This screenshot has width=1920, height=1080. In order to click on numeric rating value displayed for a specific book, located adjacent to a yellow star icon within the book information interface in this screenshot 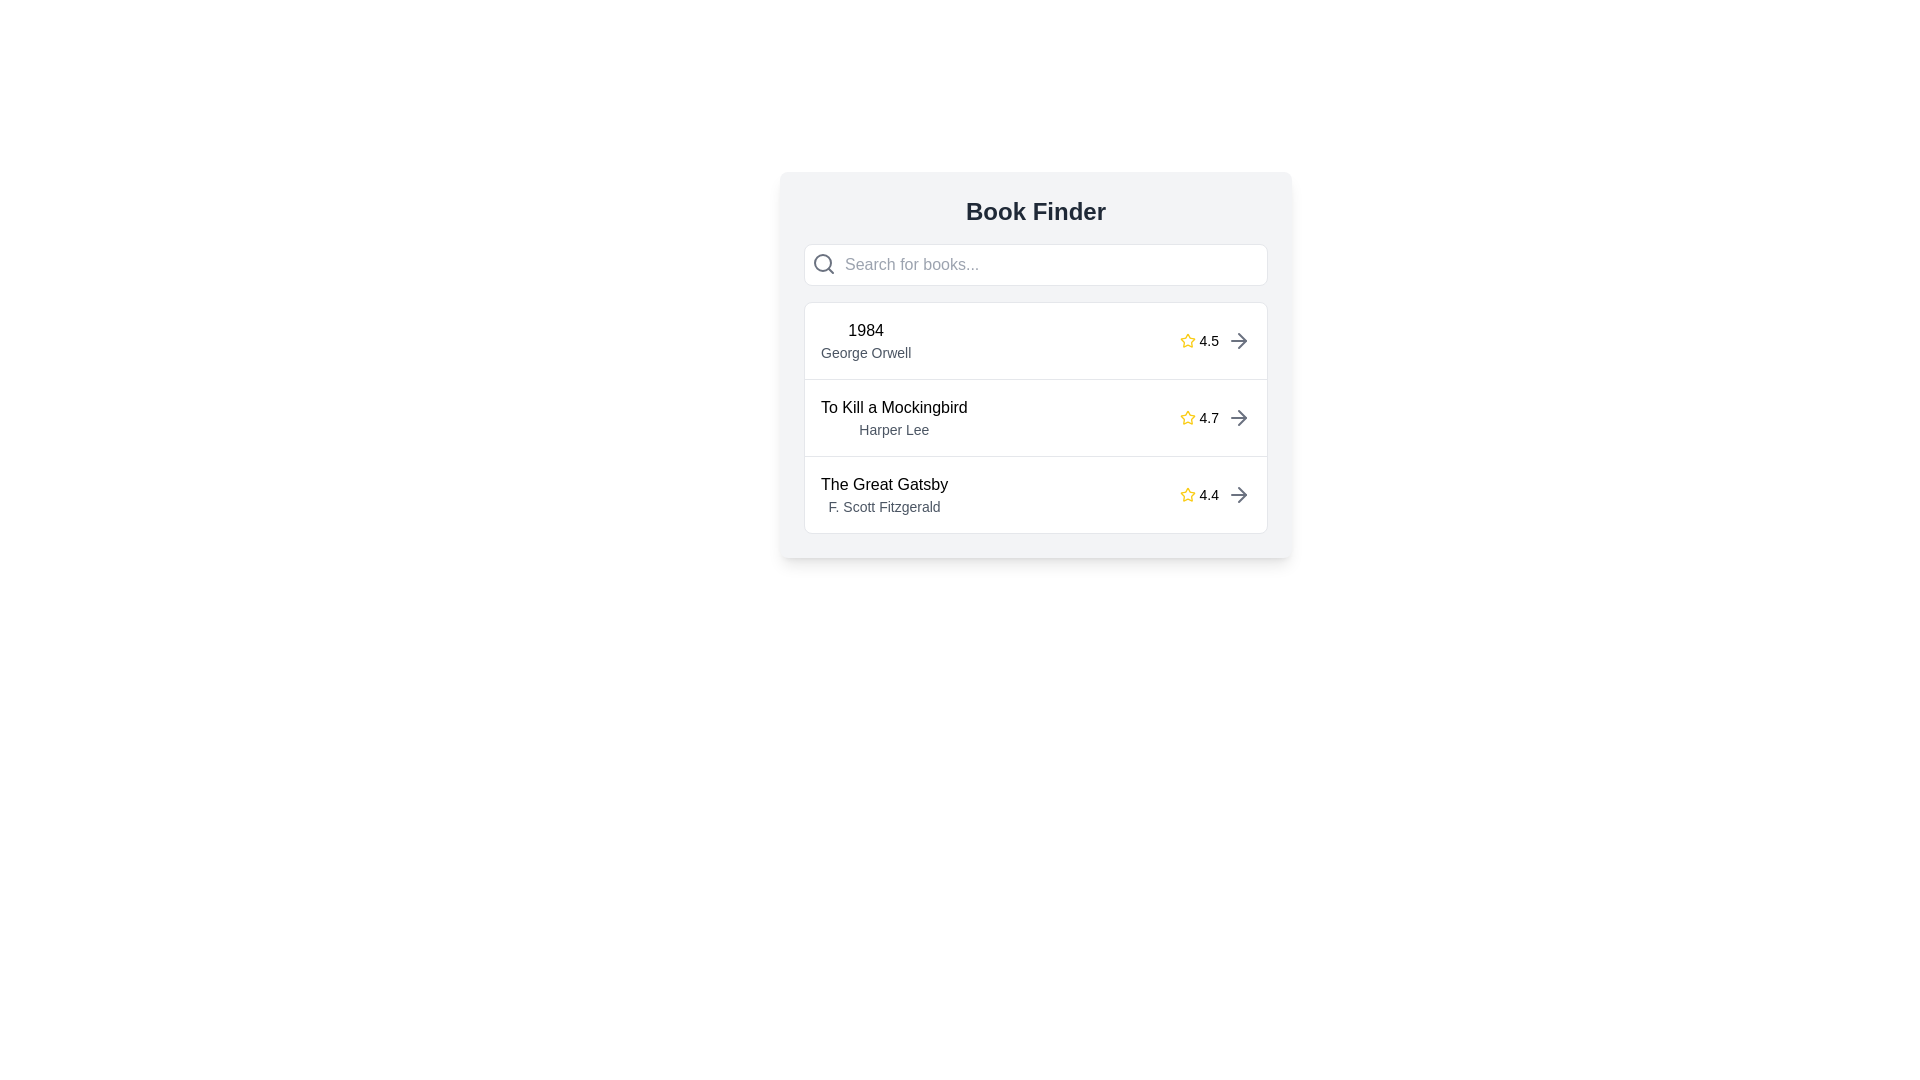, I will do `click(1208, 494)`.